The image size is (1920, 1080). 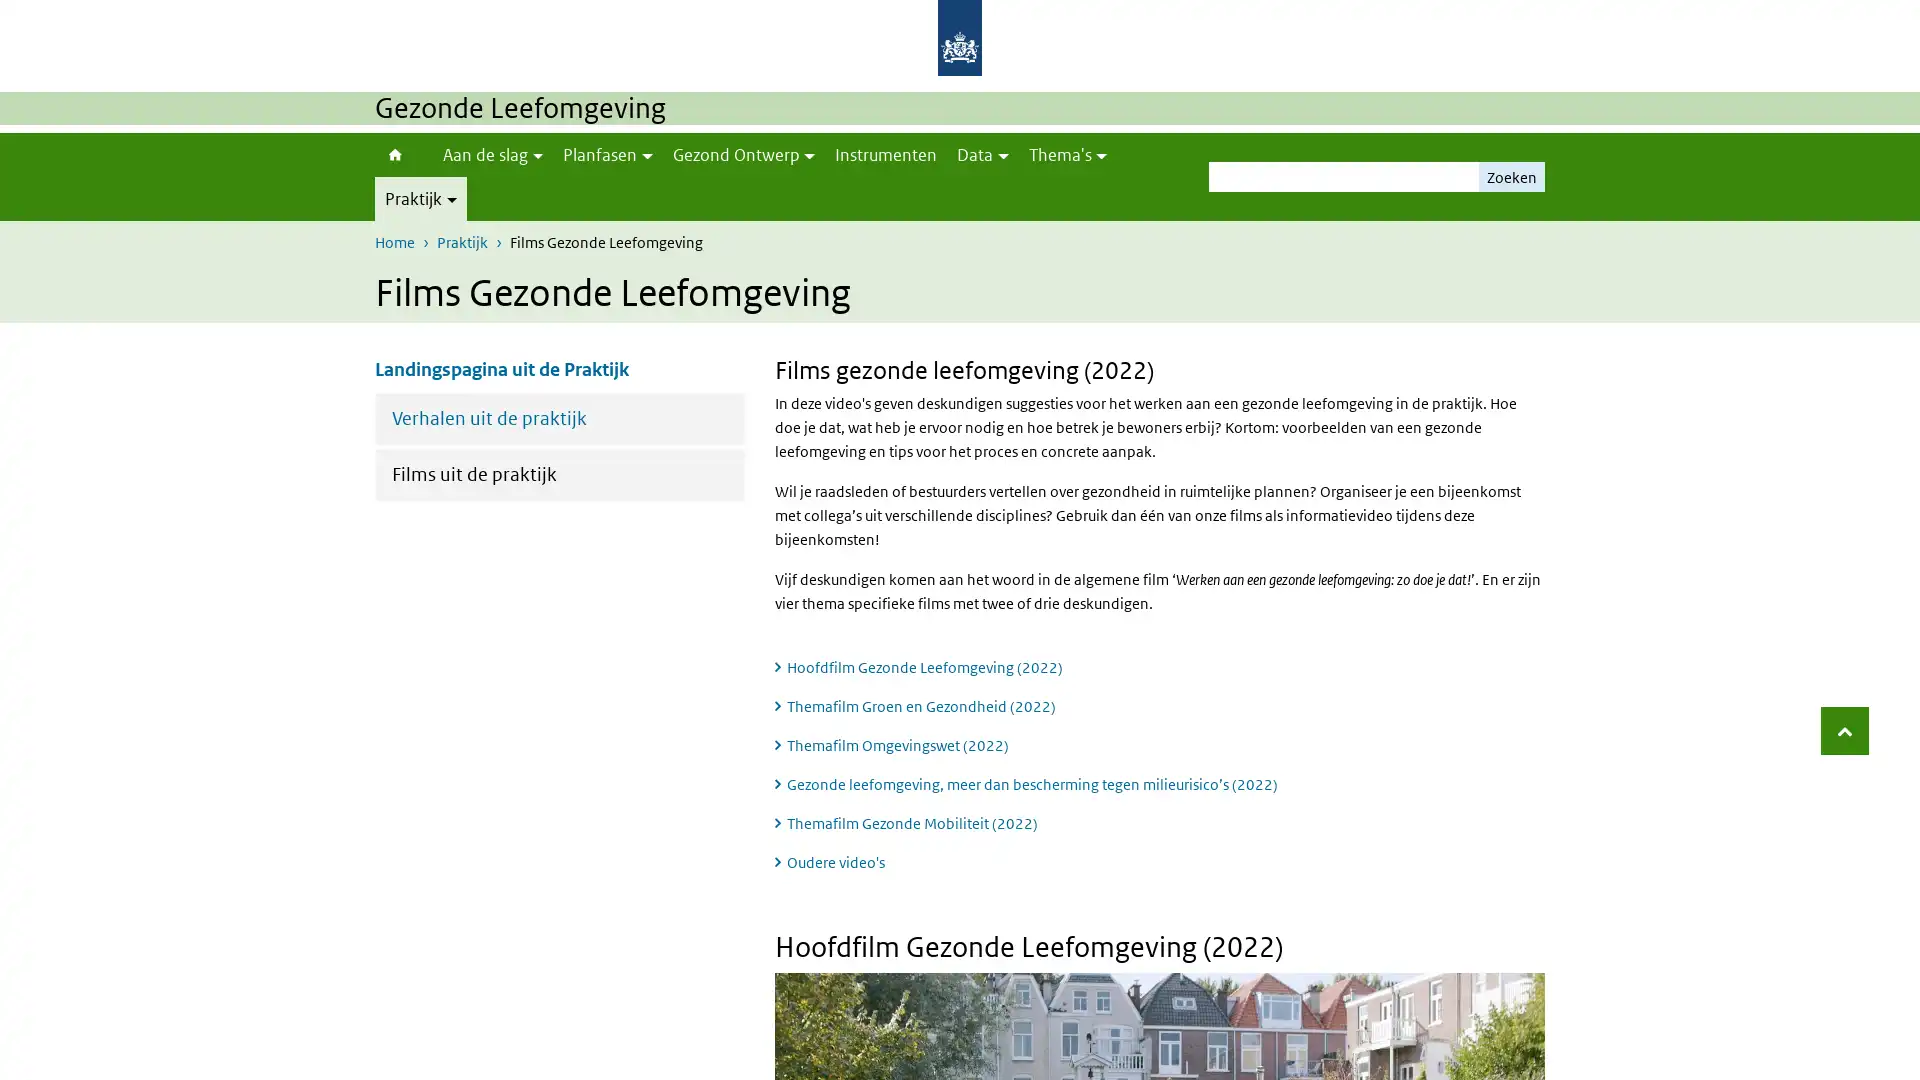 What do you see at coordinates (1512, 176) in the screenshot?
I see `Zoeken` at bounding box center [1512, 176].